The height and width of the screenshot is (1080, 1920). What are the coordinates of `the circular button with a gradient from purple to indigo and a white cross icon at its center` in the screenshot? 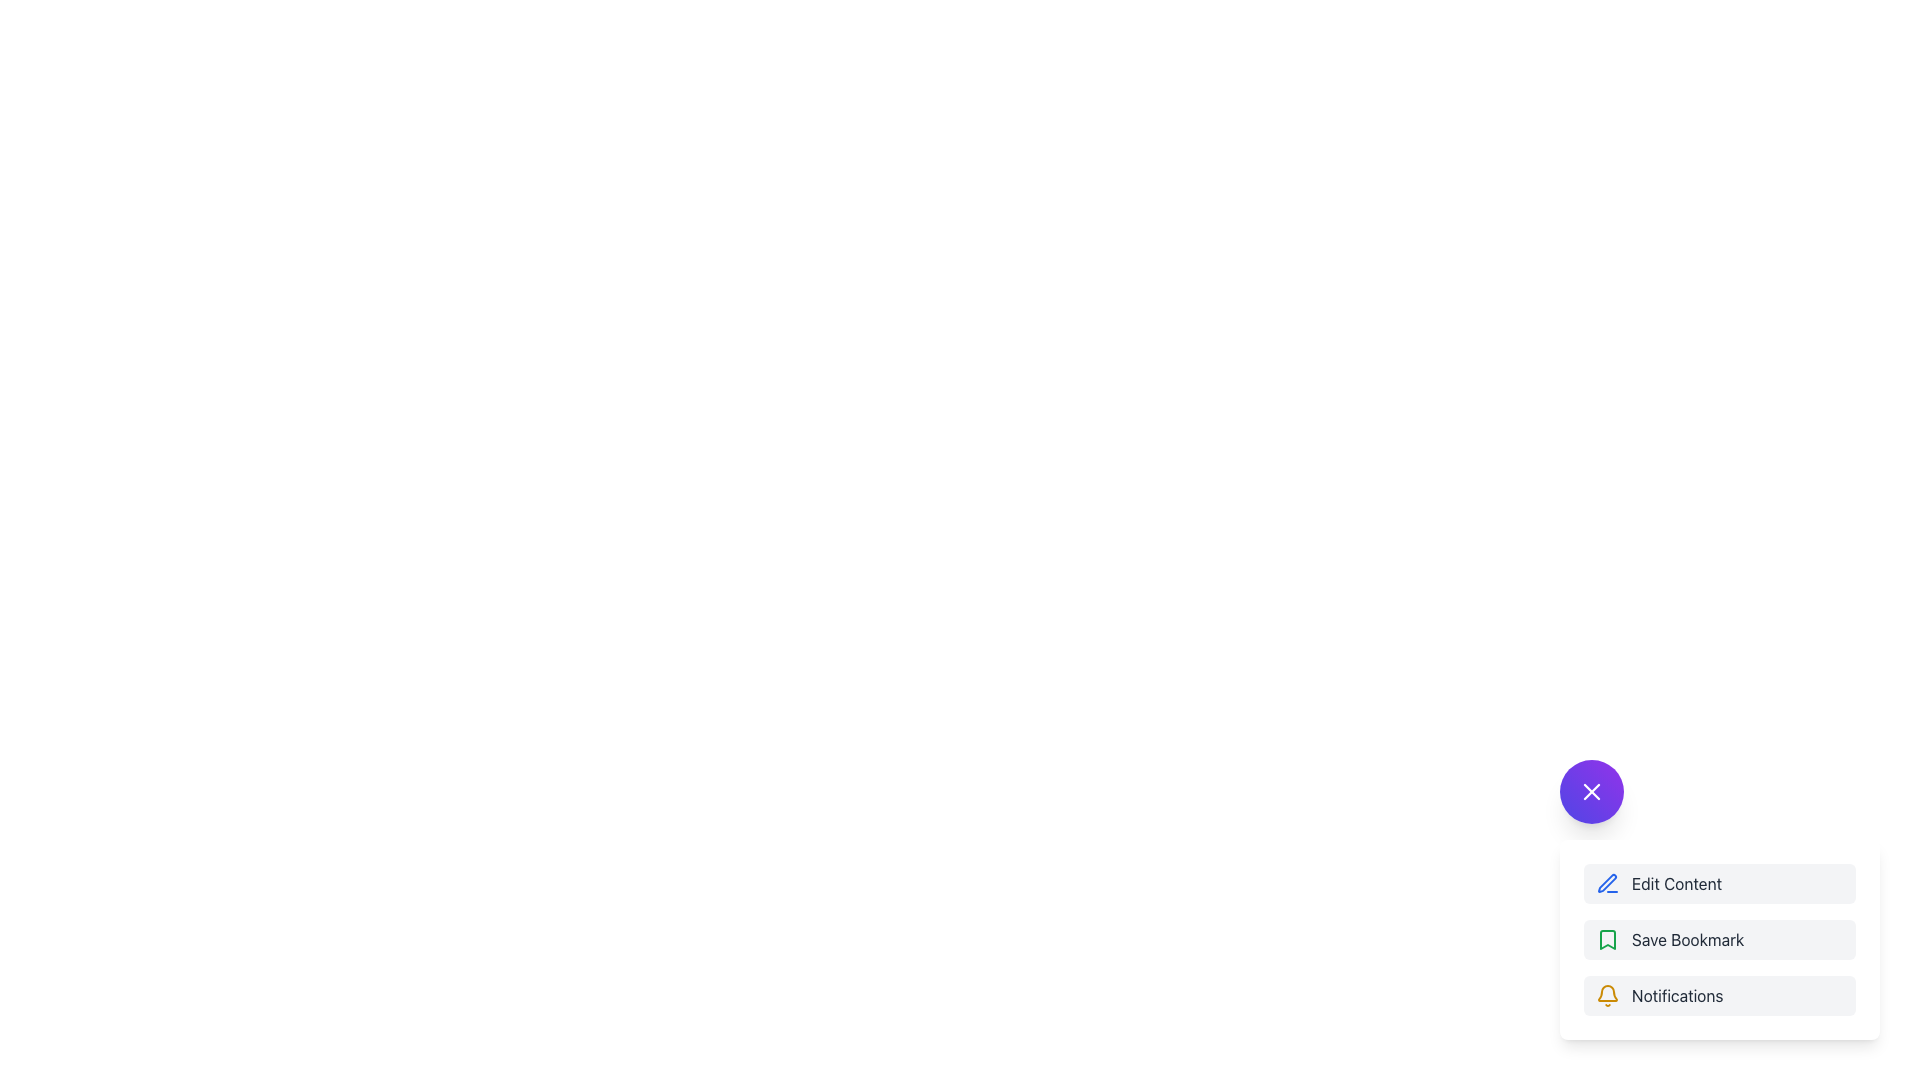 It's located at (1591, 790).